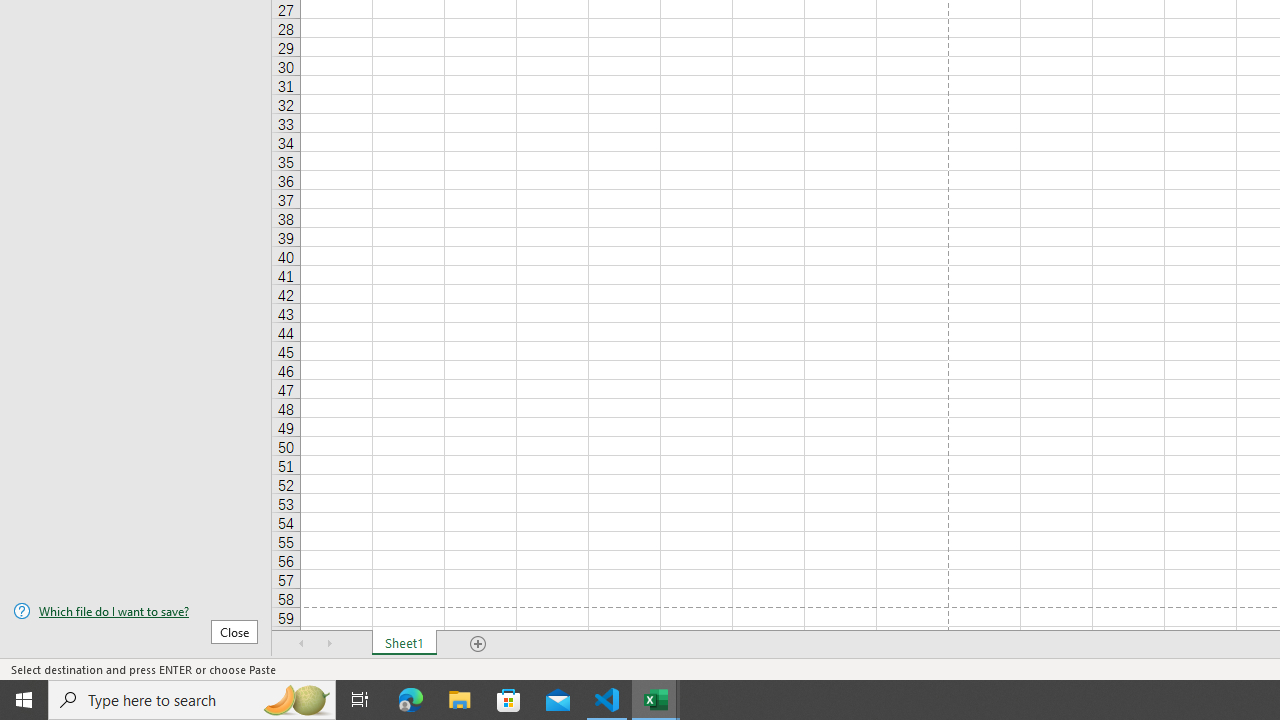 This screenshot has width=1280, height=720. Describe the element at coordinates (656, 698) in the screenshot. I see `'Excel - 2 running windows'` at that location.